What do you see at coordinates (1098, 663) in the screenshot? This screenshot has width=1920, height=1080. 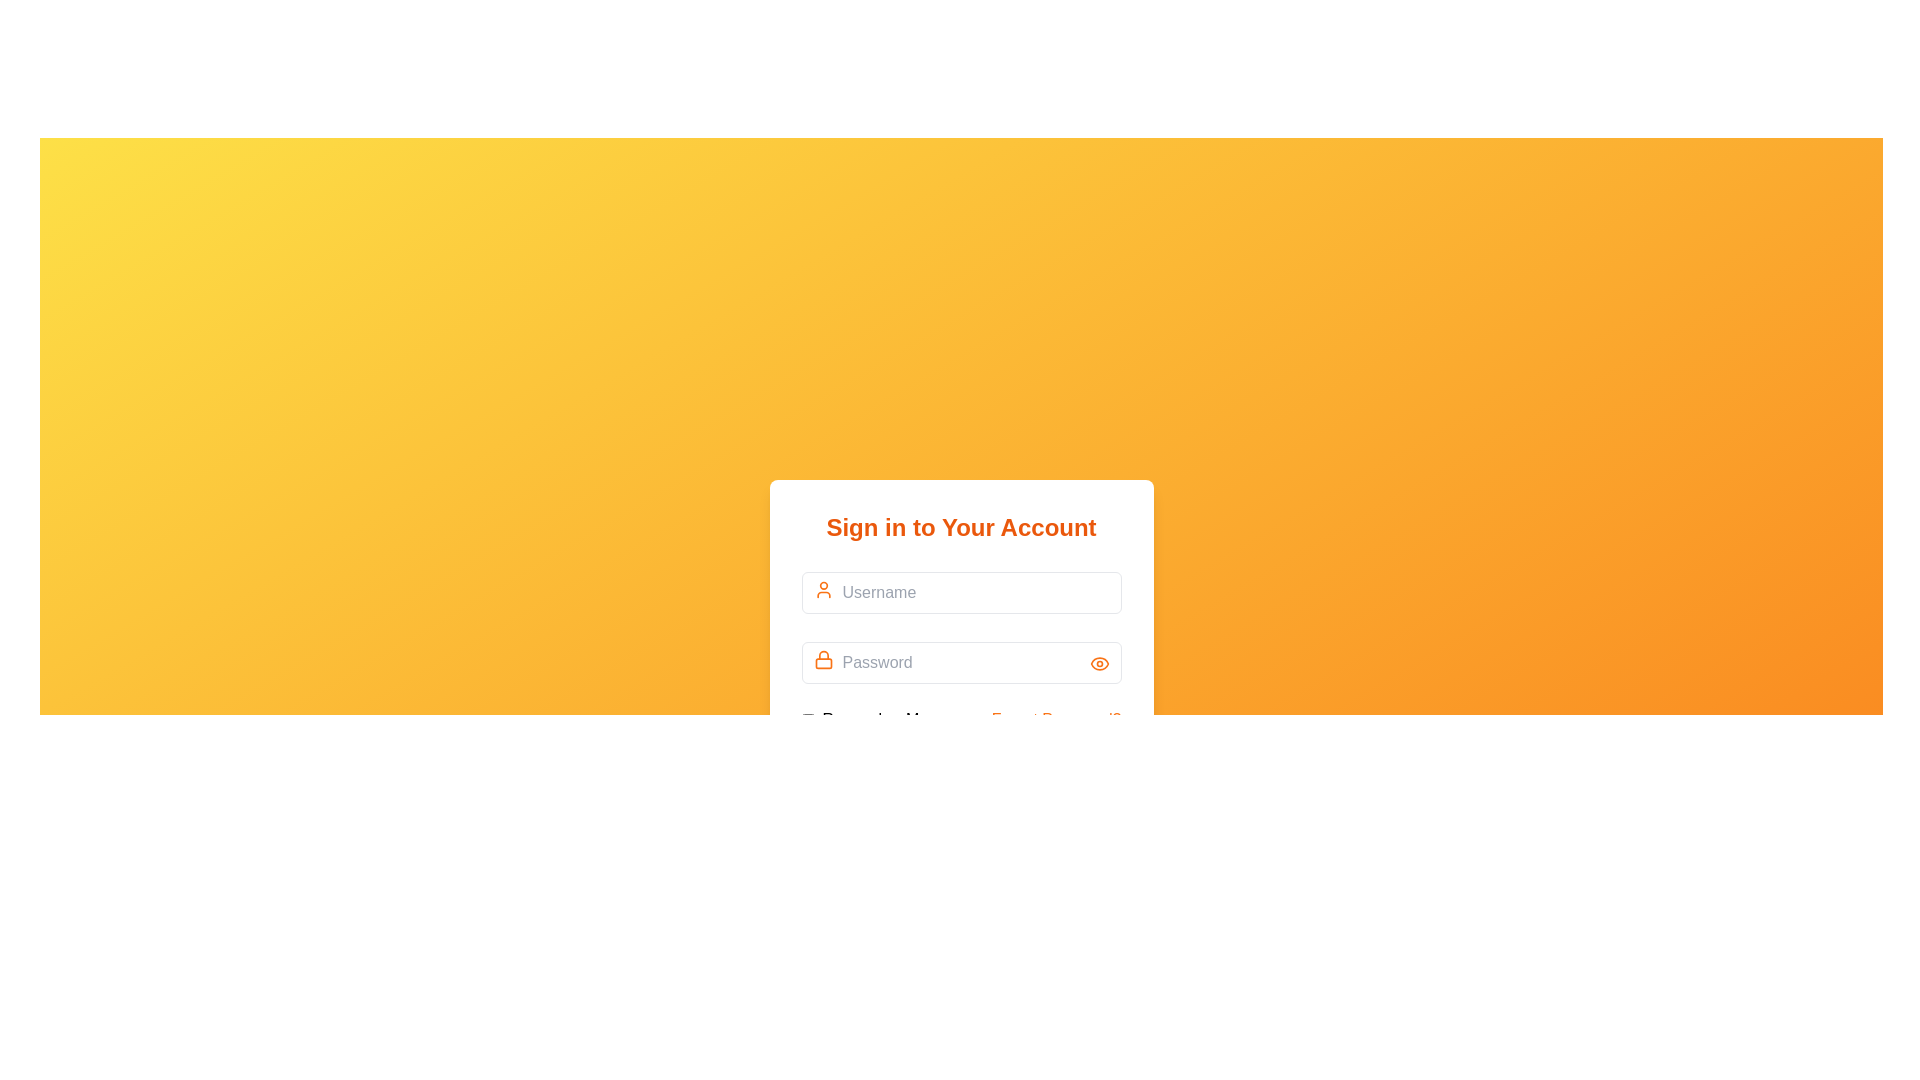 I see `the eye outline SVG element representing the visibility toggle feature in the password input field of the login form` at bounding box center [1098, 663].